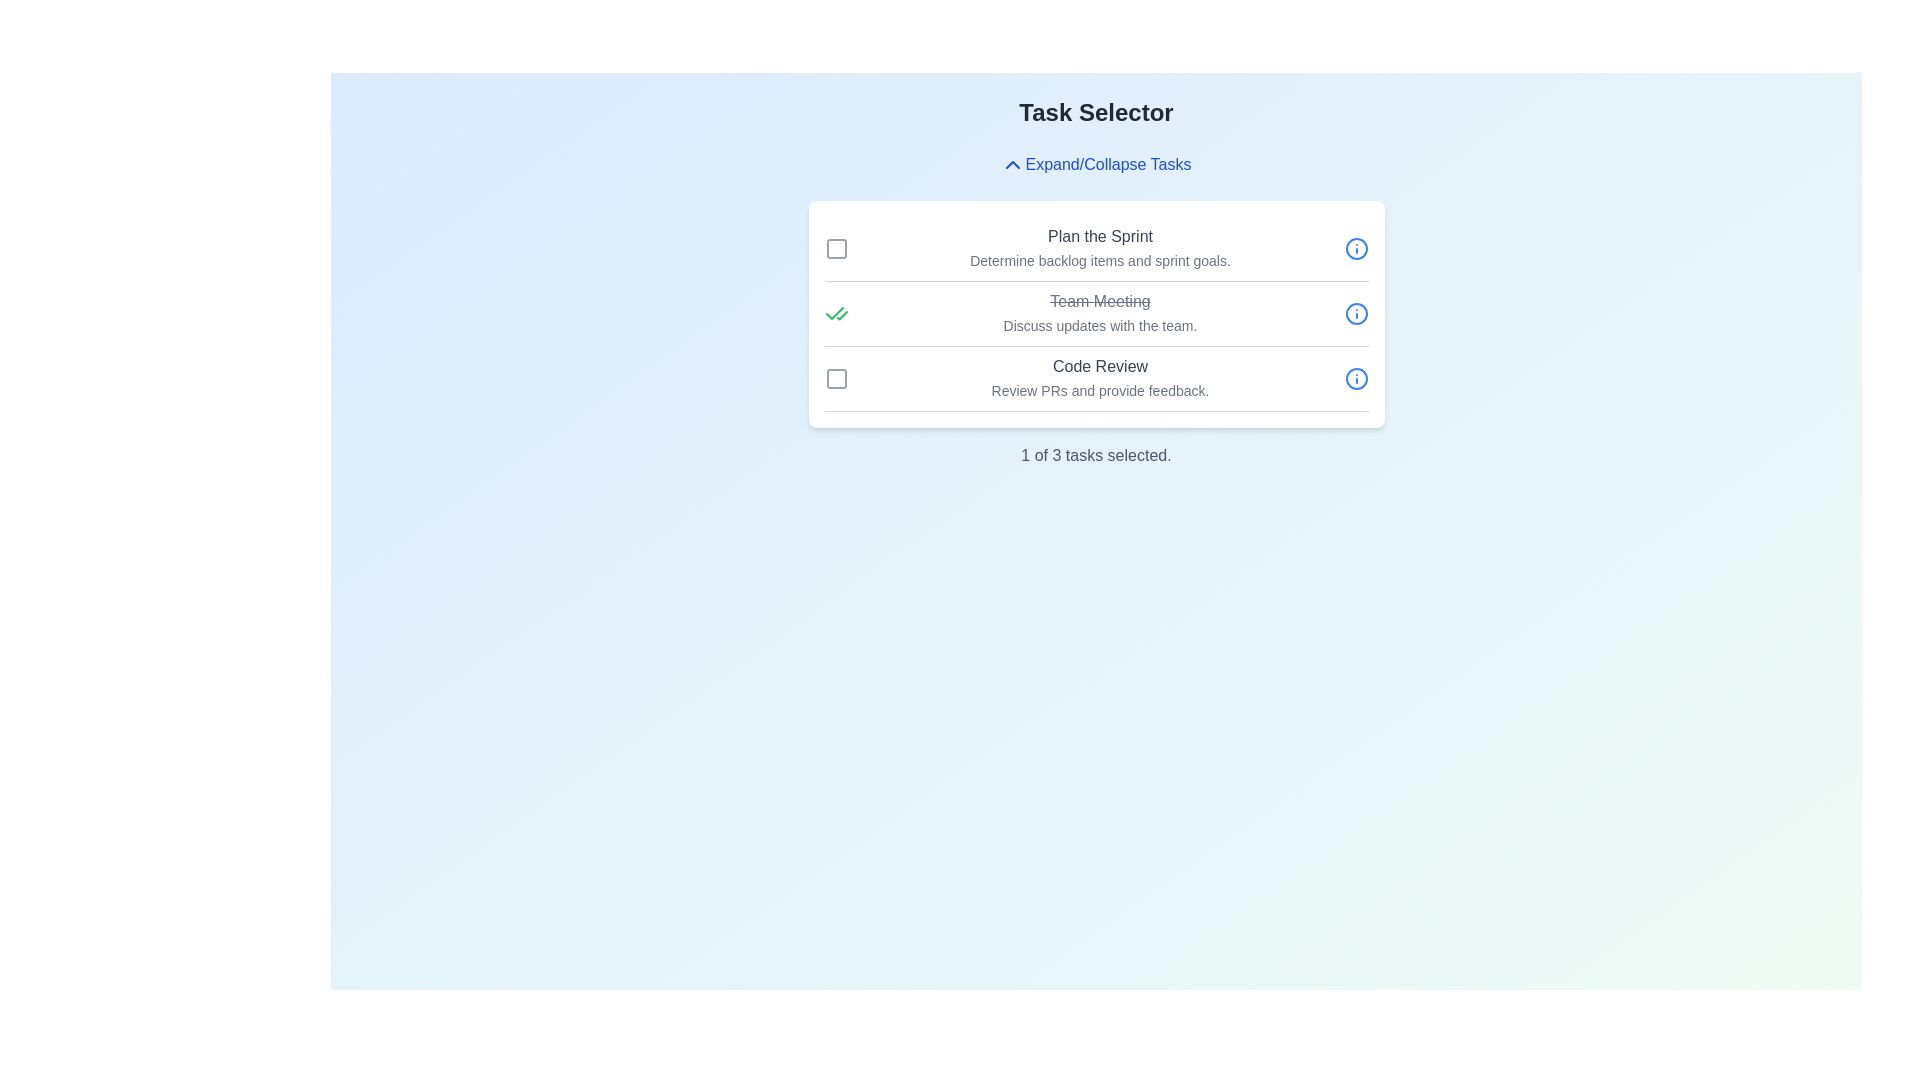  I want to click on the information button for the task 'Team Meeting', so click(1356, 313).